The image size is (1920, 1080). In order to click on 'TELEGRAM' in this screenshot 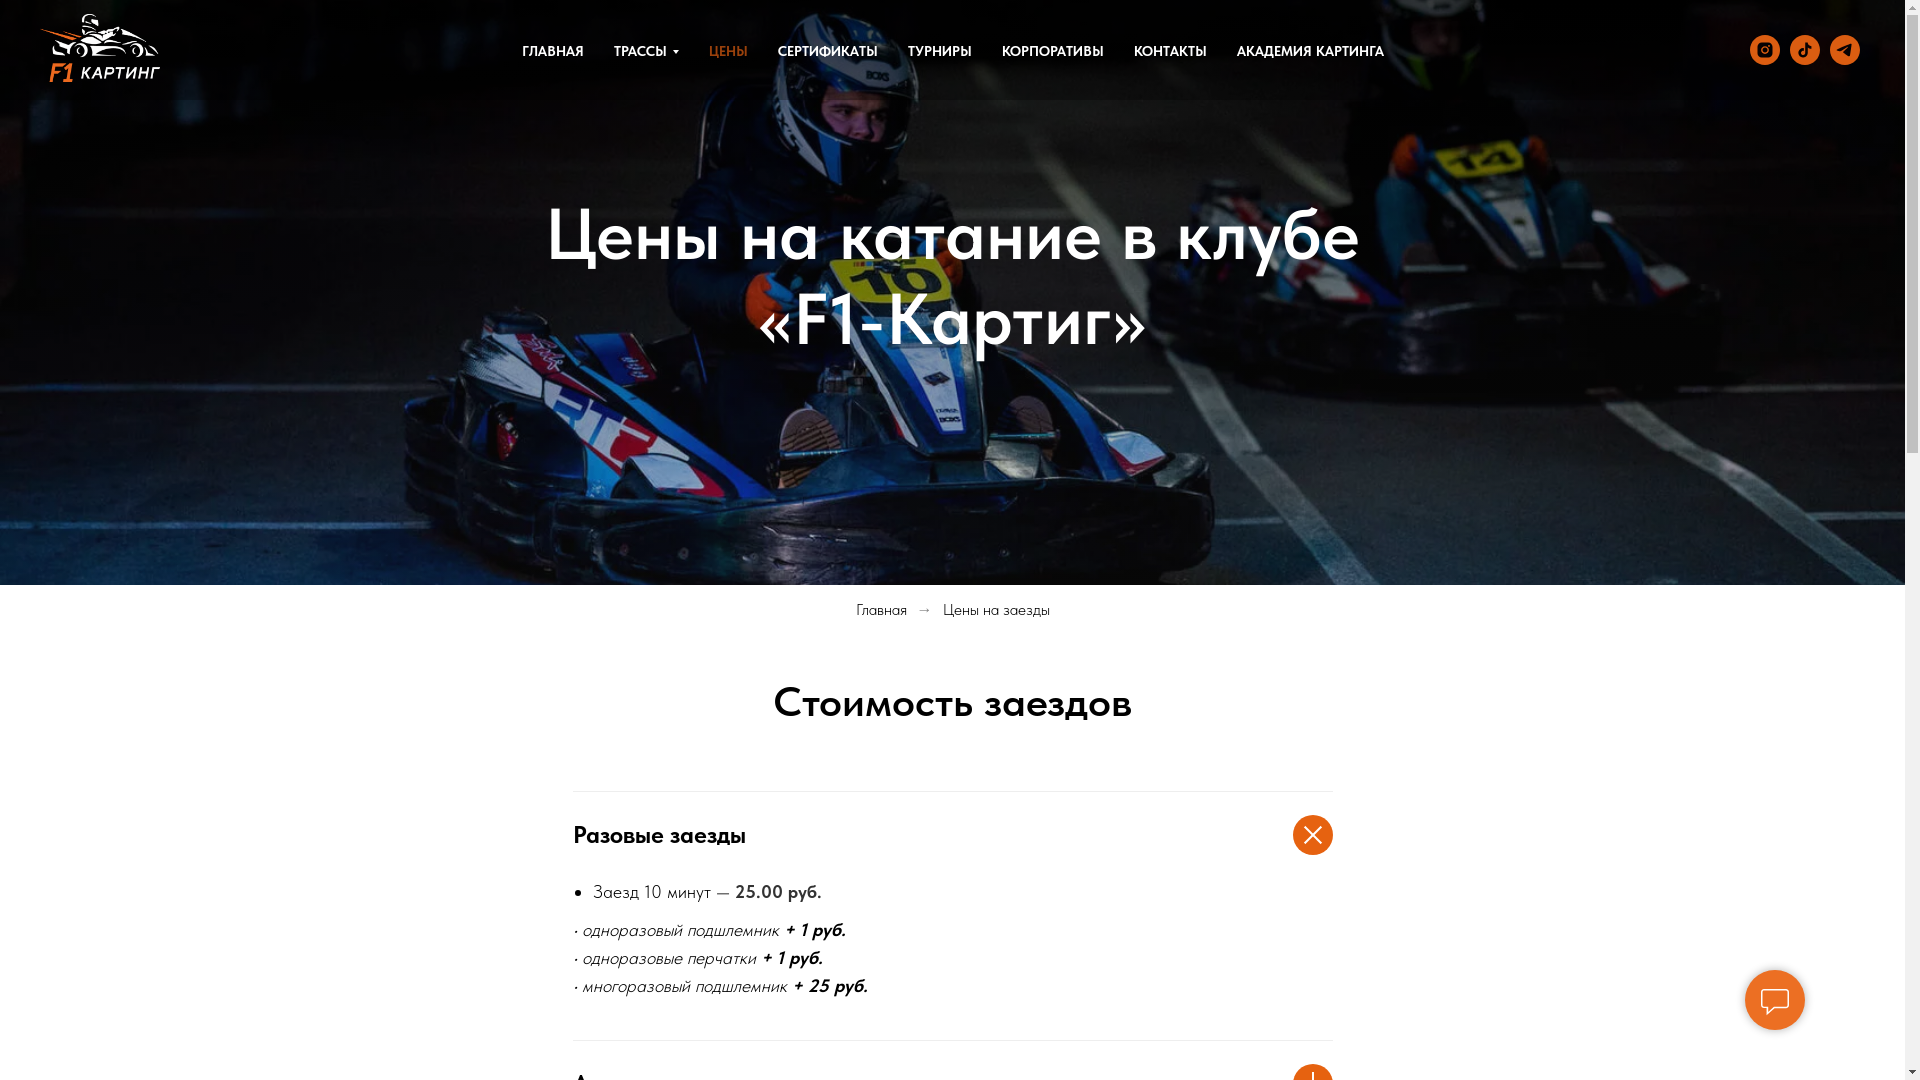, I will do `click(1843, 49)`.